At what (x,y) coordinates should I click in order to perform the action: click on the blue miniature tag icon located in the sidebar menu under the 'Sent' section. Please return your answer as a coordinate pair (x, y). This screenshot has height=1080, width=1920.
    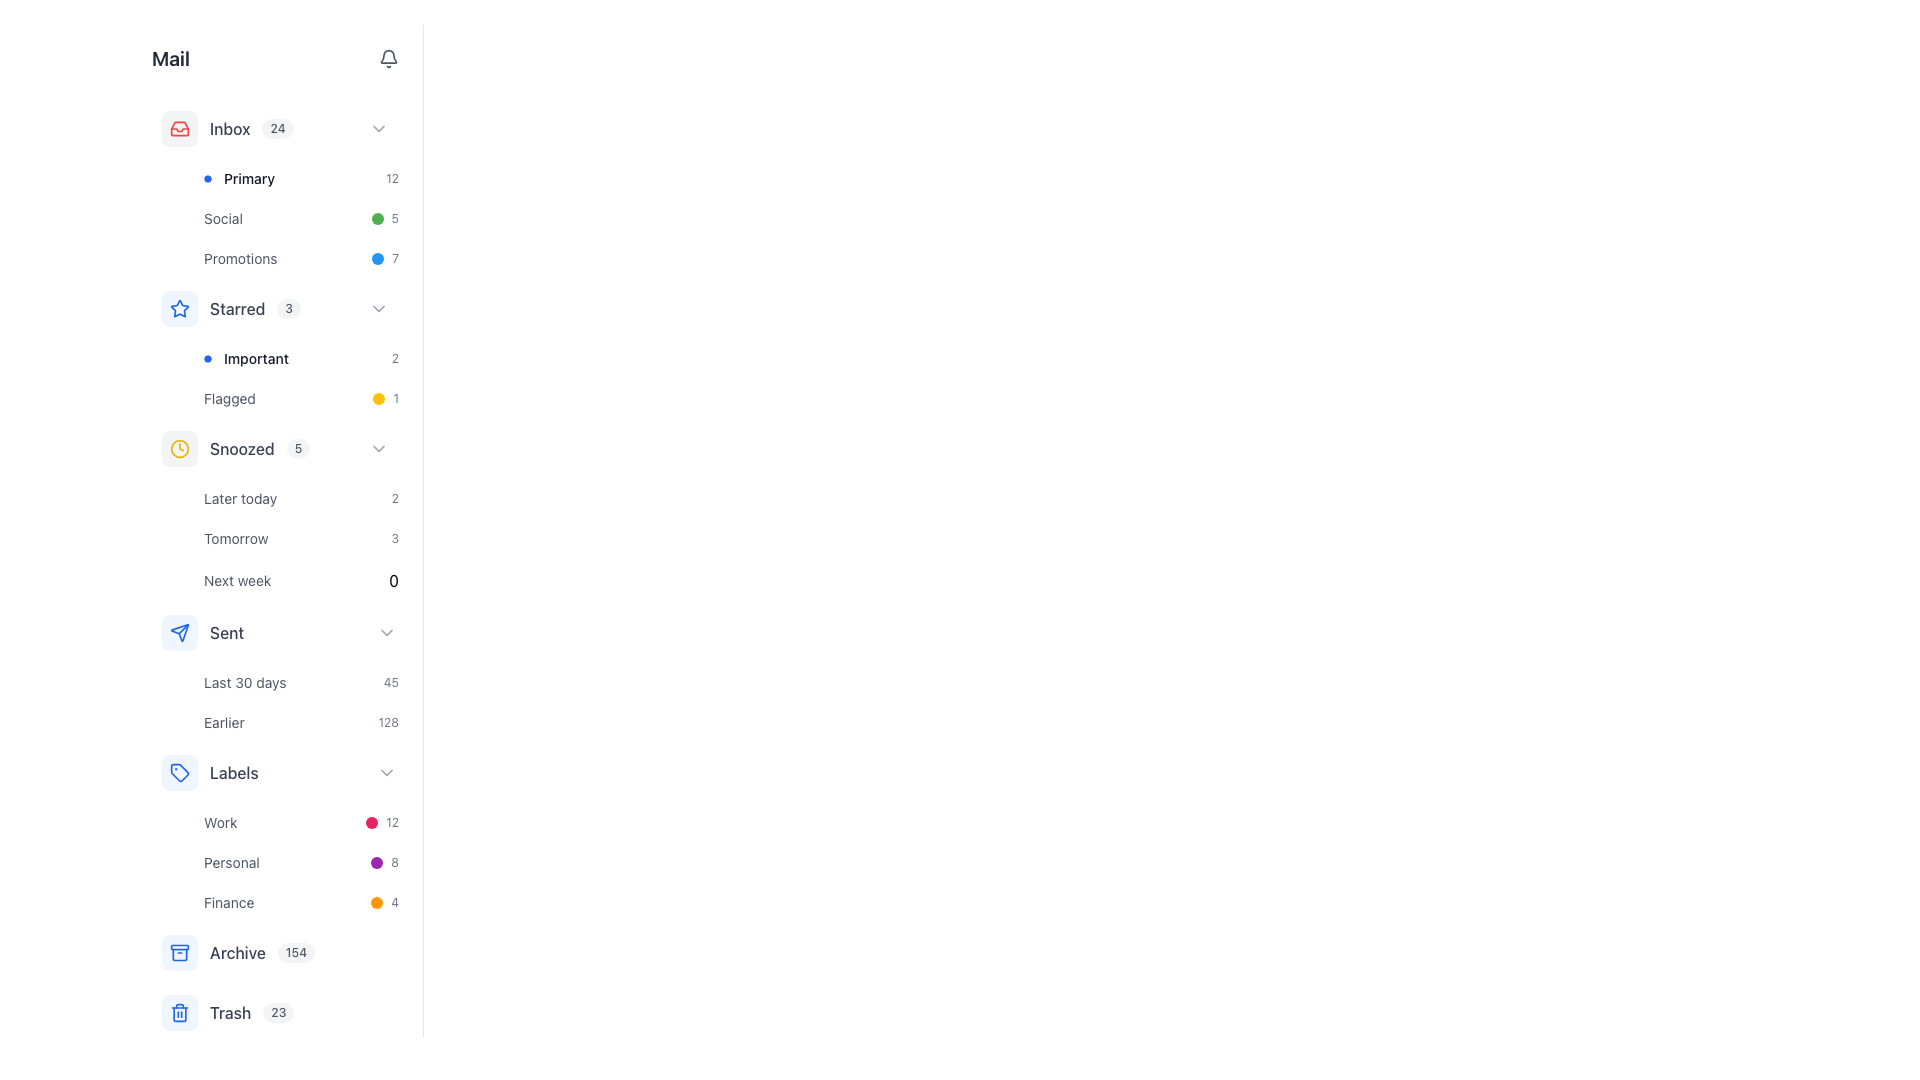
    Looking at the image, I should click on (180, 771).